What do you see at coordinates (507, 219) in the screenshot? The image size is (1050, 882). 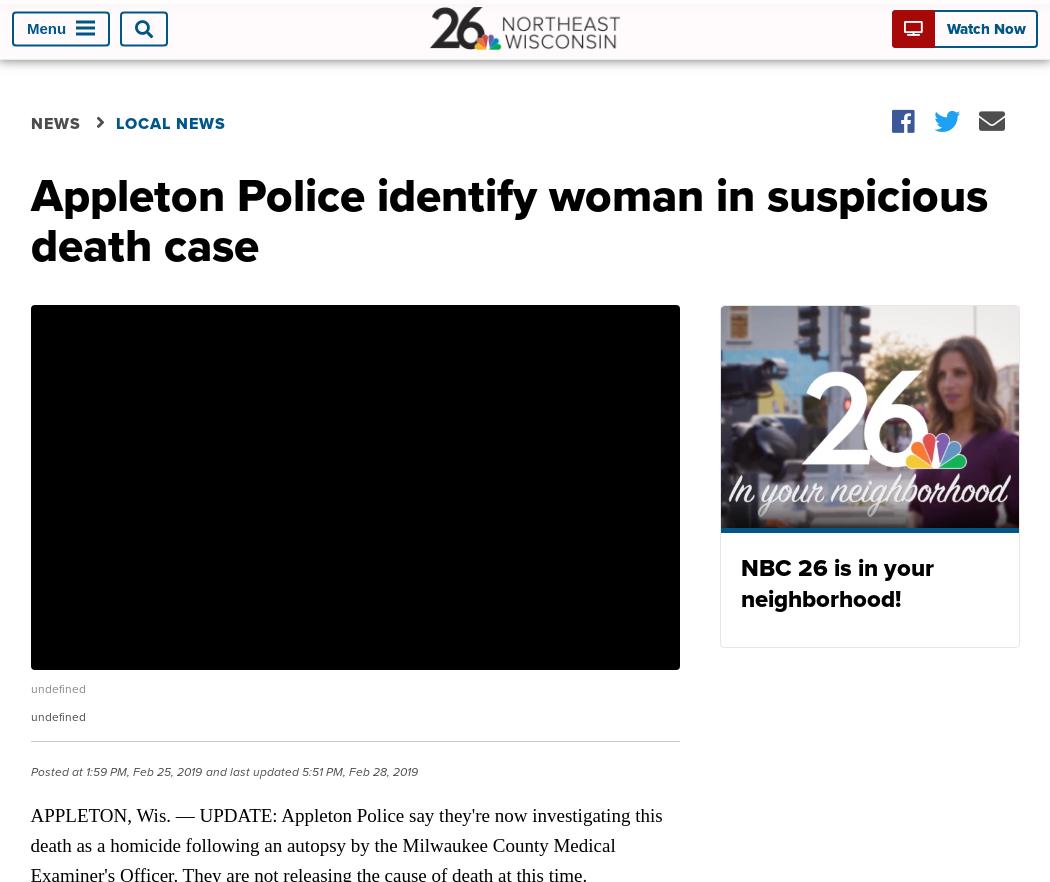 I see `'Appleton Police identify woman in suspicious death case'` at bounding box center [507, 219].